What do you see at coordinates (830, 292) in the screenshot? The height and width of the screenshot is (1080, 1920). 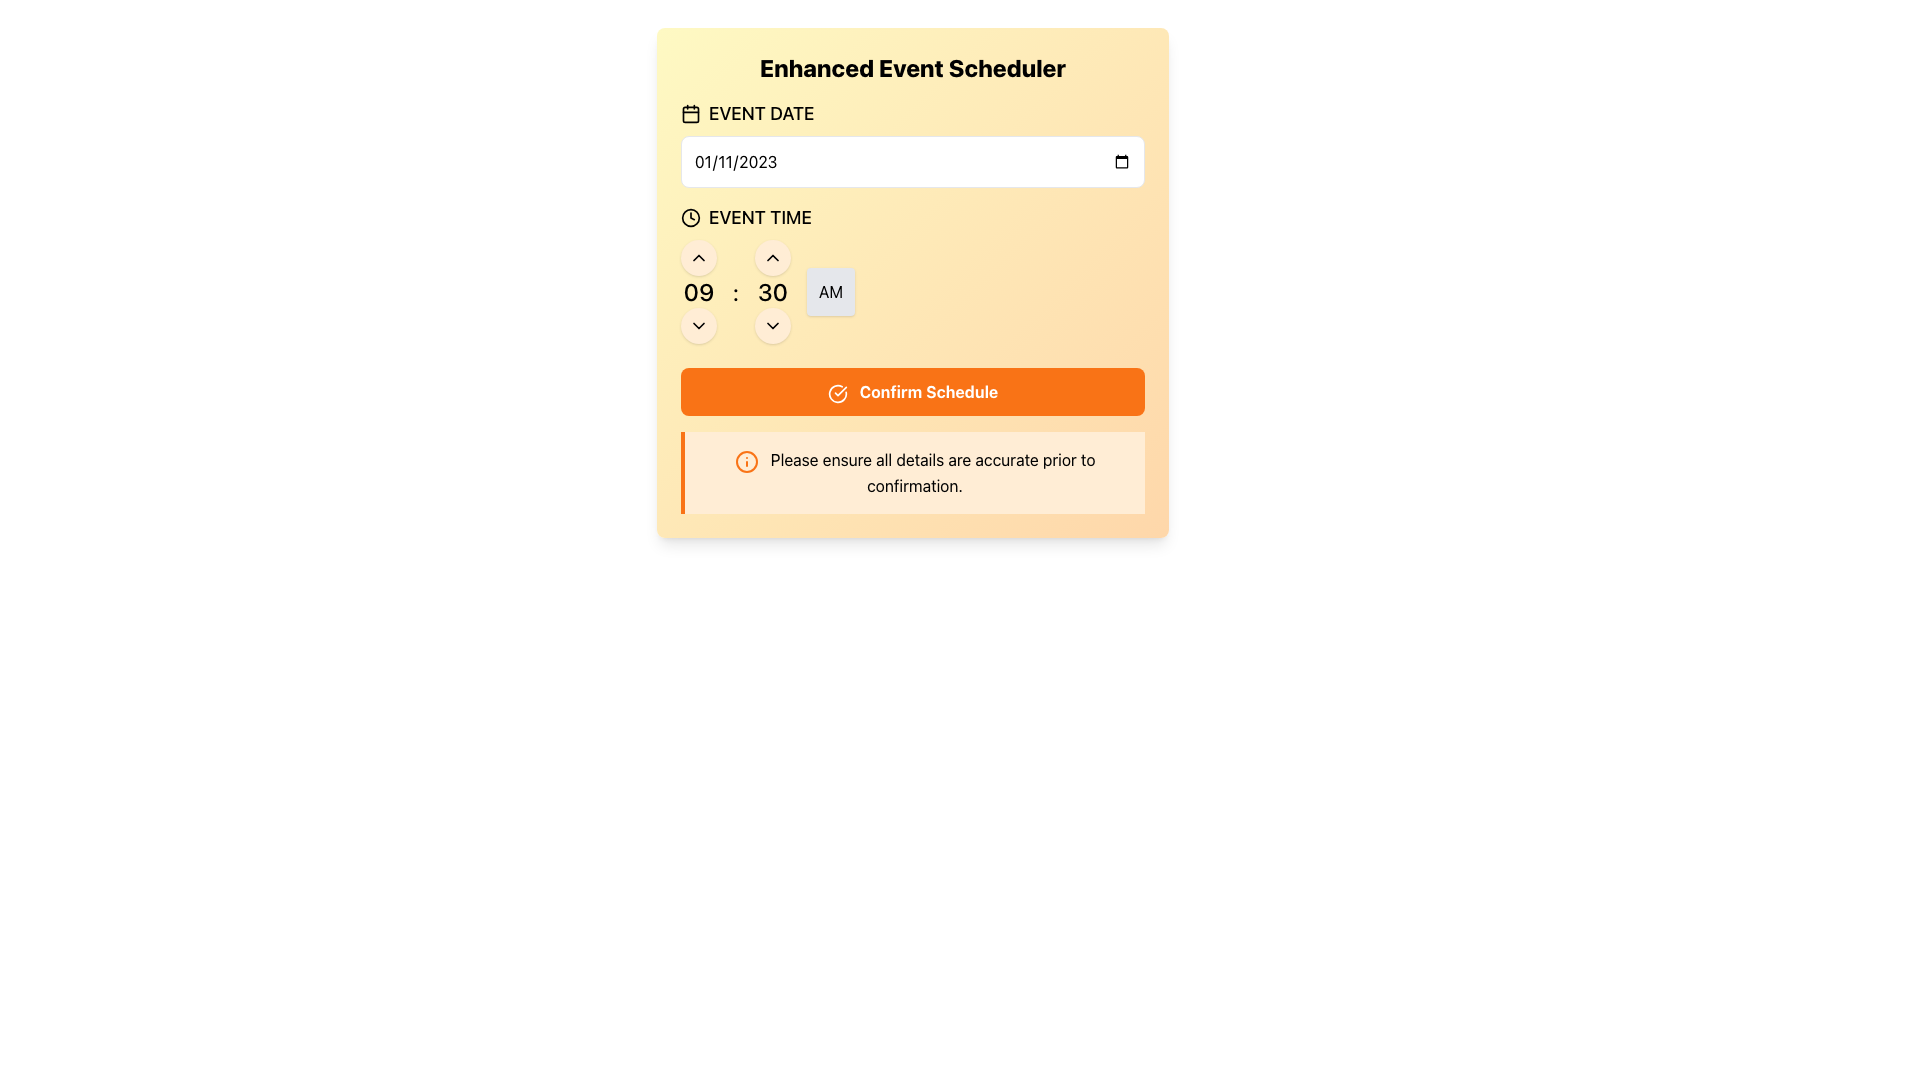 I see `the button displaying 'AM' with a light gray background, located to the right of the '30' minute input field` at bounding box center [830, 292].